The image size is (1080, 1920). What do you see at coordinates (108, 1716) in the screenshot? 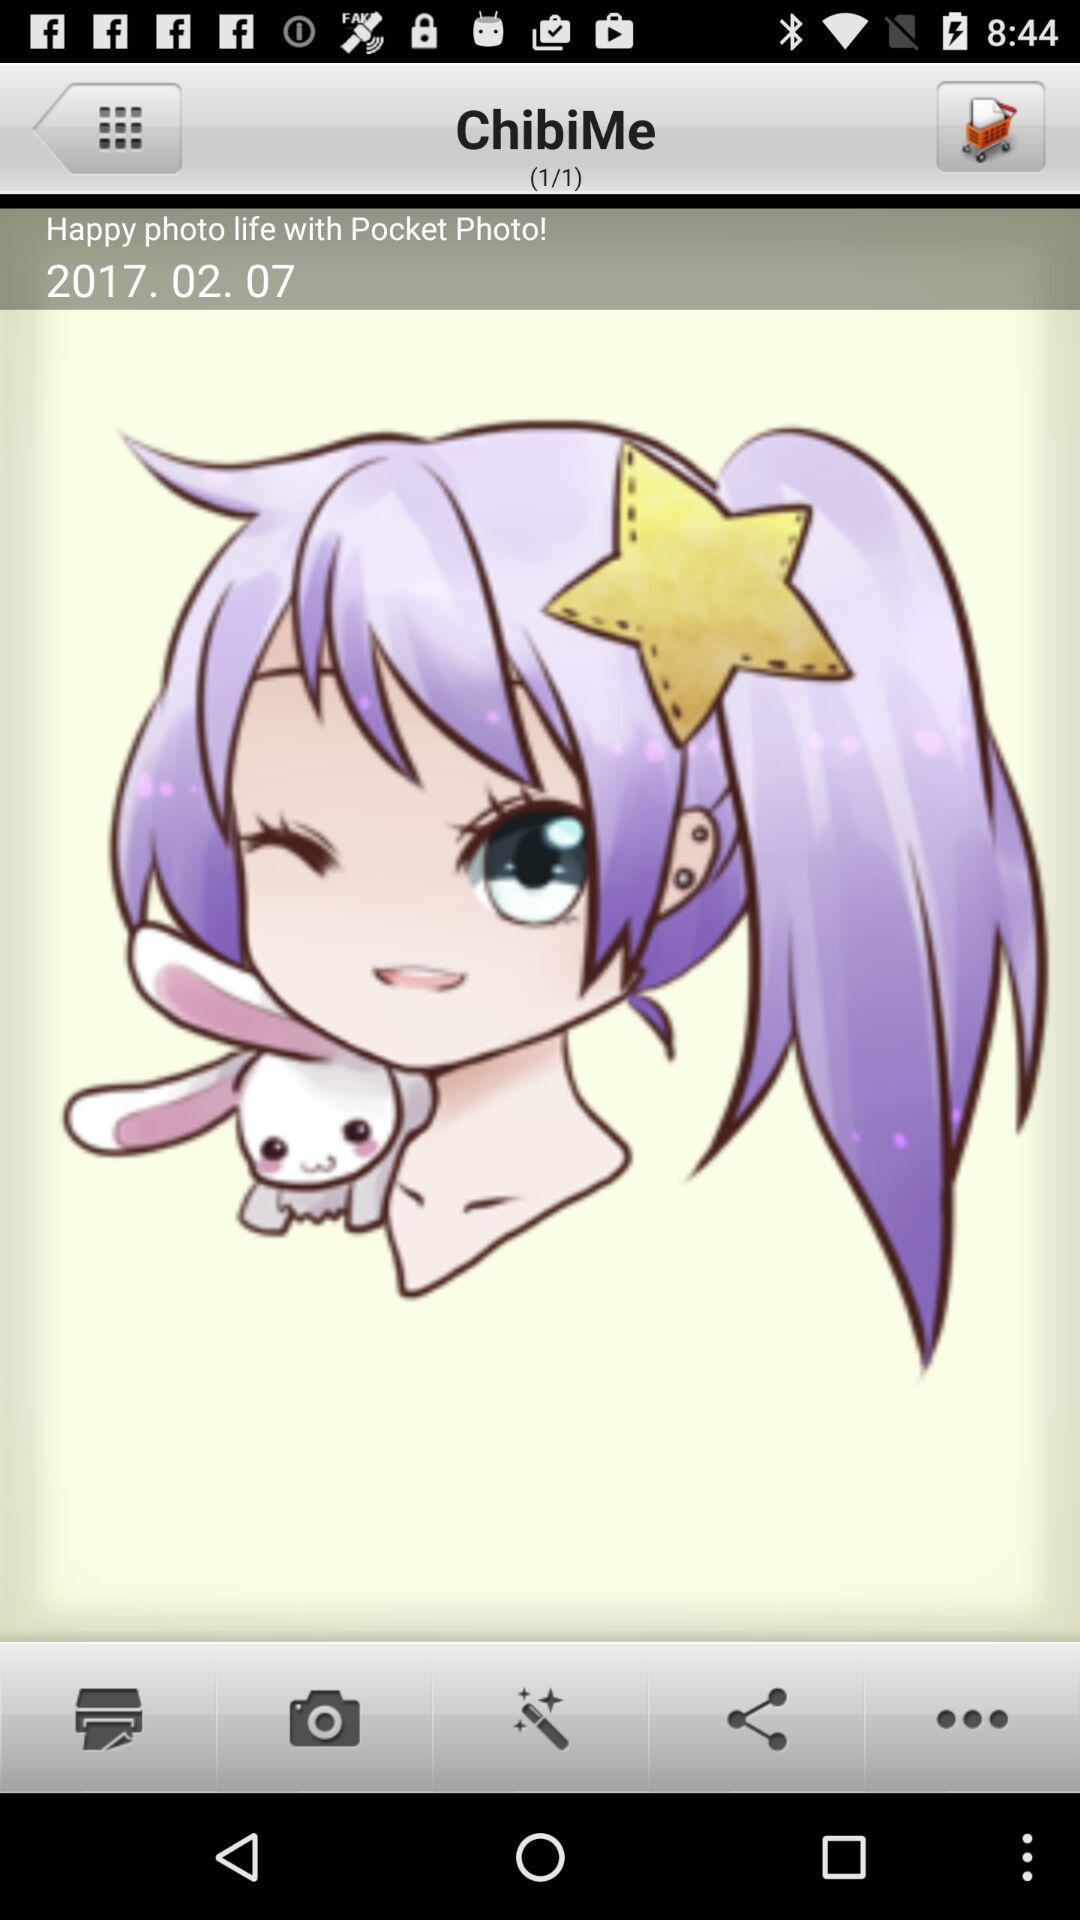
I see `photo` at bounding box center [108, 1716].